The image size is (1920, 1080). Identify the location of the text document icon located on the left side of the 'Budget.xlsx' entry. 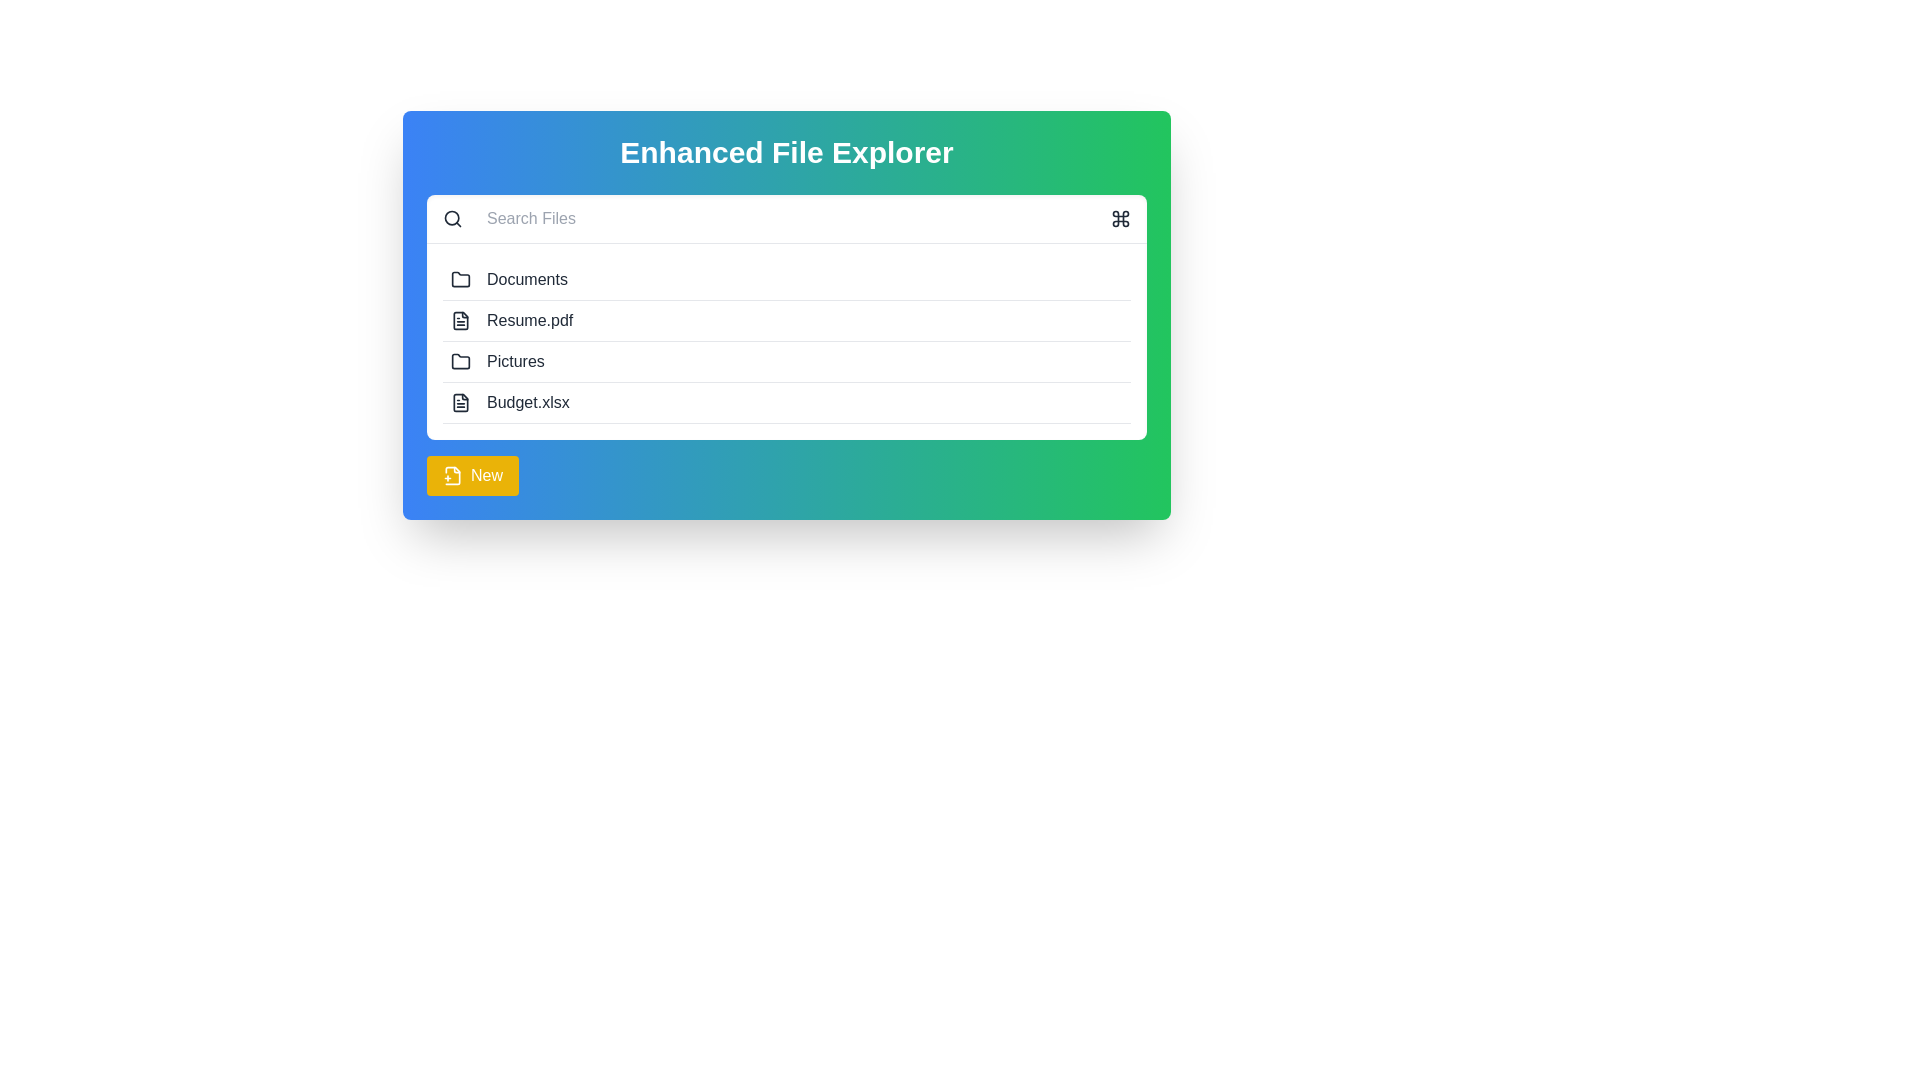
(459, 402).